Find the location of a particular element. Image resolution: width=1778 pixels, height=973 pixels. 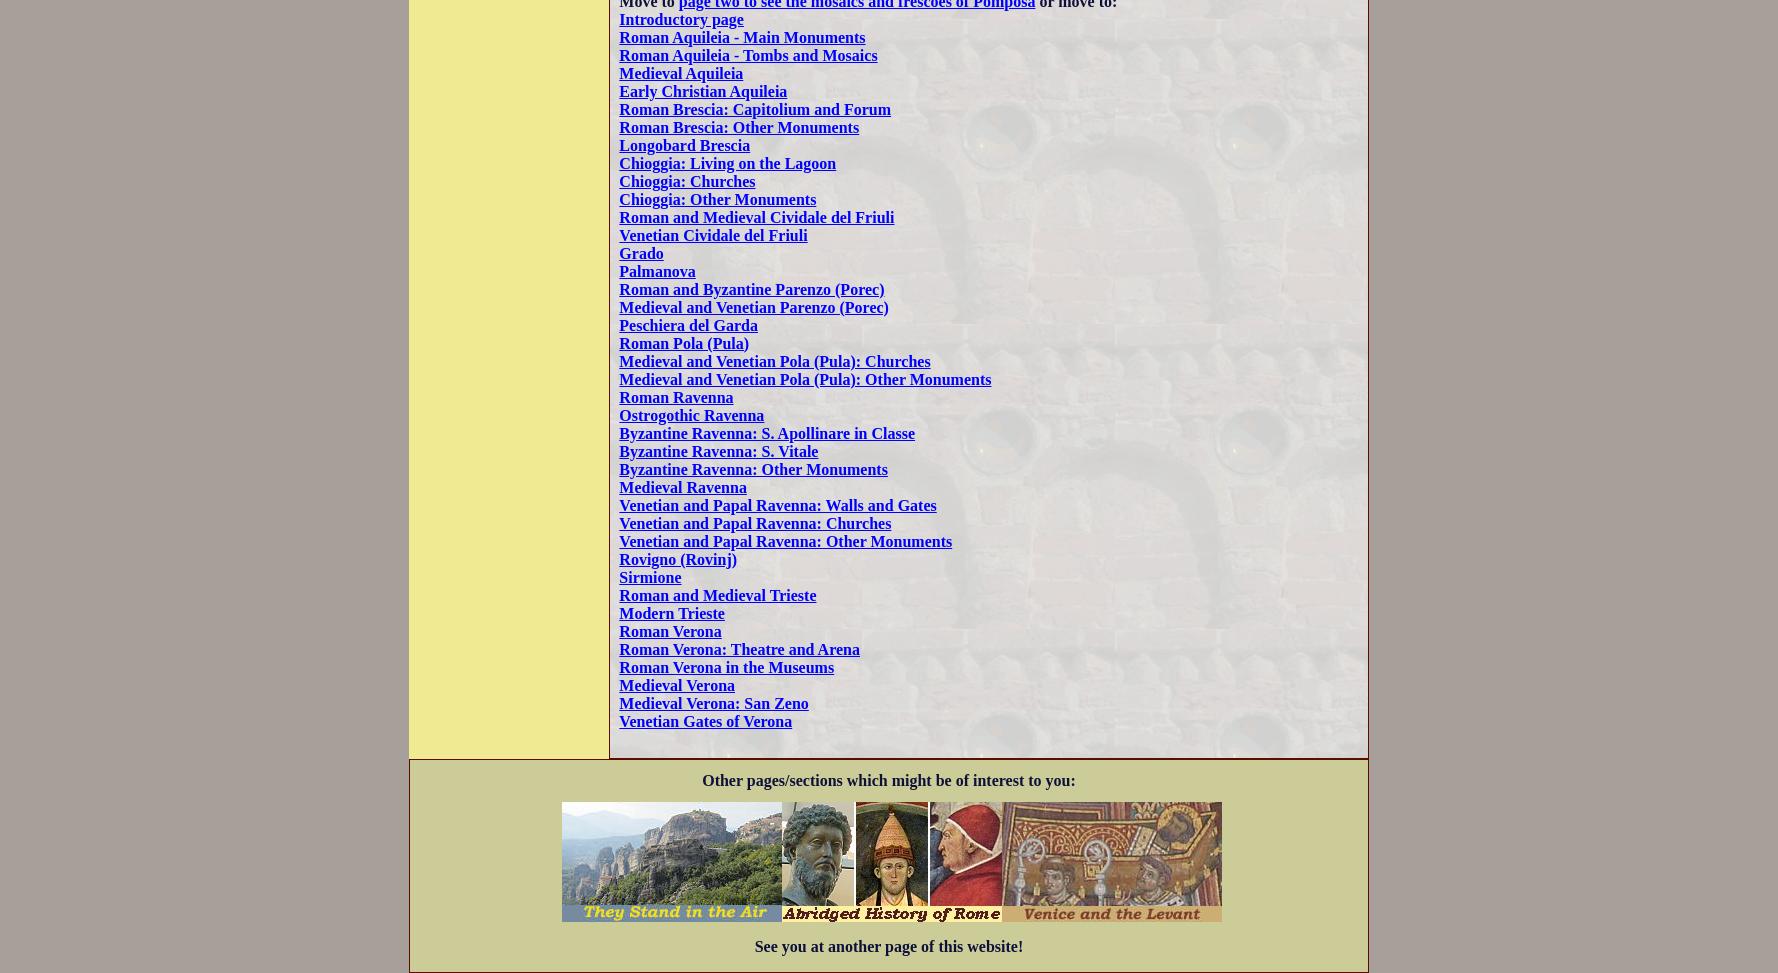

'Chioggia: Other Monuments' is located at coordinates (617, 198).